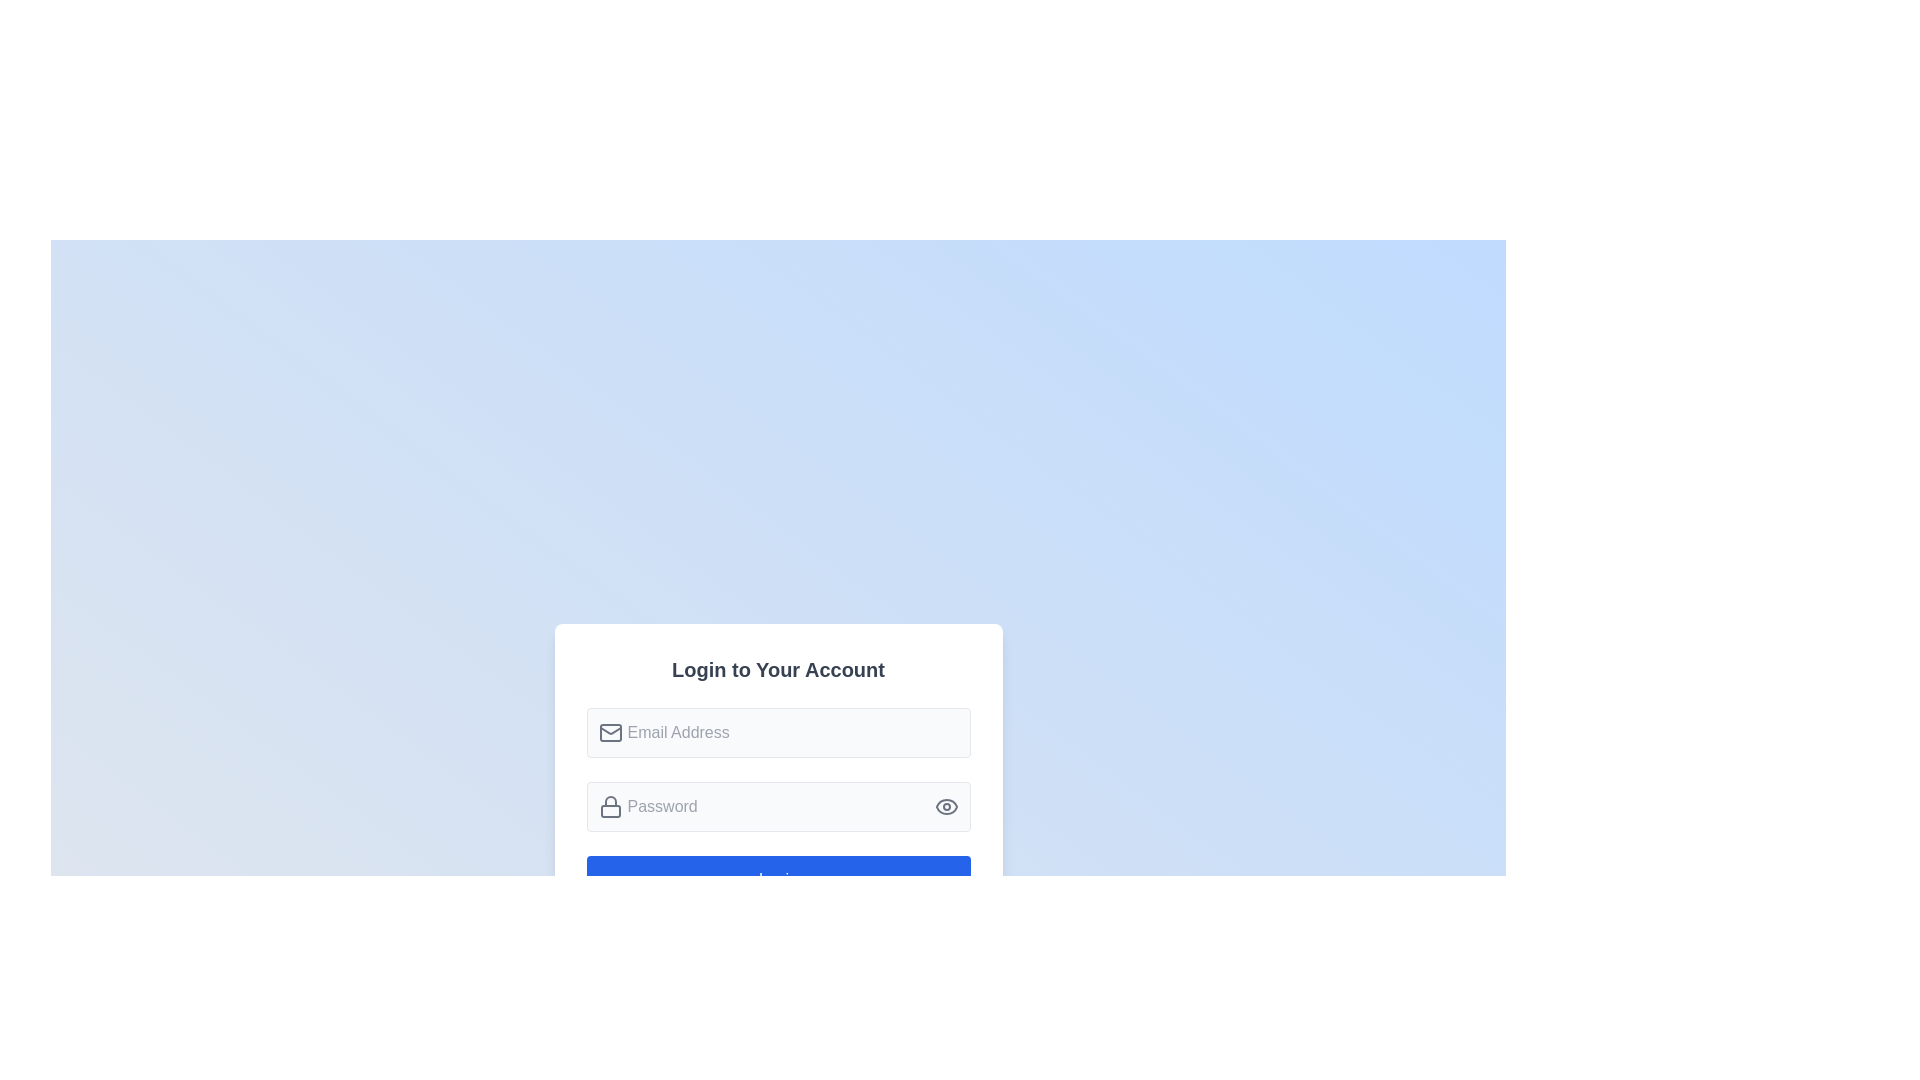  What do you see at coordinates (609, 732) in the screenshot?
I see `the envelope icon, which is a rectangular SVG graphic with rounded corners located in the top-left corner of the 'Email Address' input field in a login form, to potentially trigger a tooltip` at bounding box center [609, 732].